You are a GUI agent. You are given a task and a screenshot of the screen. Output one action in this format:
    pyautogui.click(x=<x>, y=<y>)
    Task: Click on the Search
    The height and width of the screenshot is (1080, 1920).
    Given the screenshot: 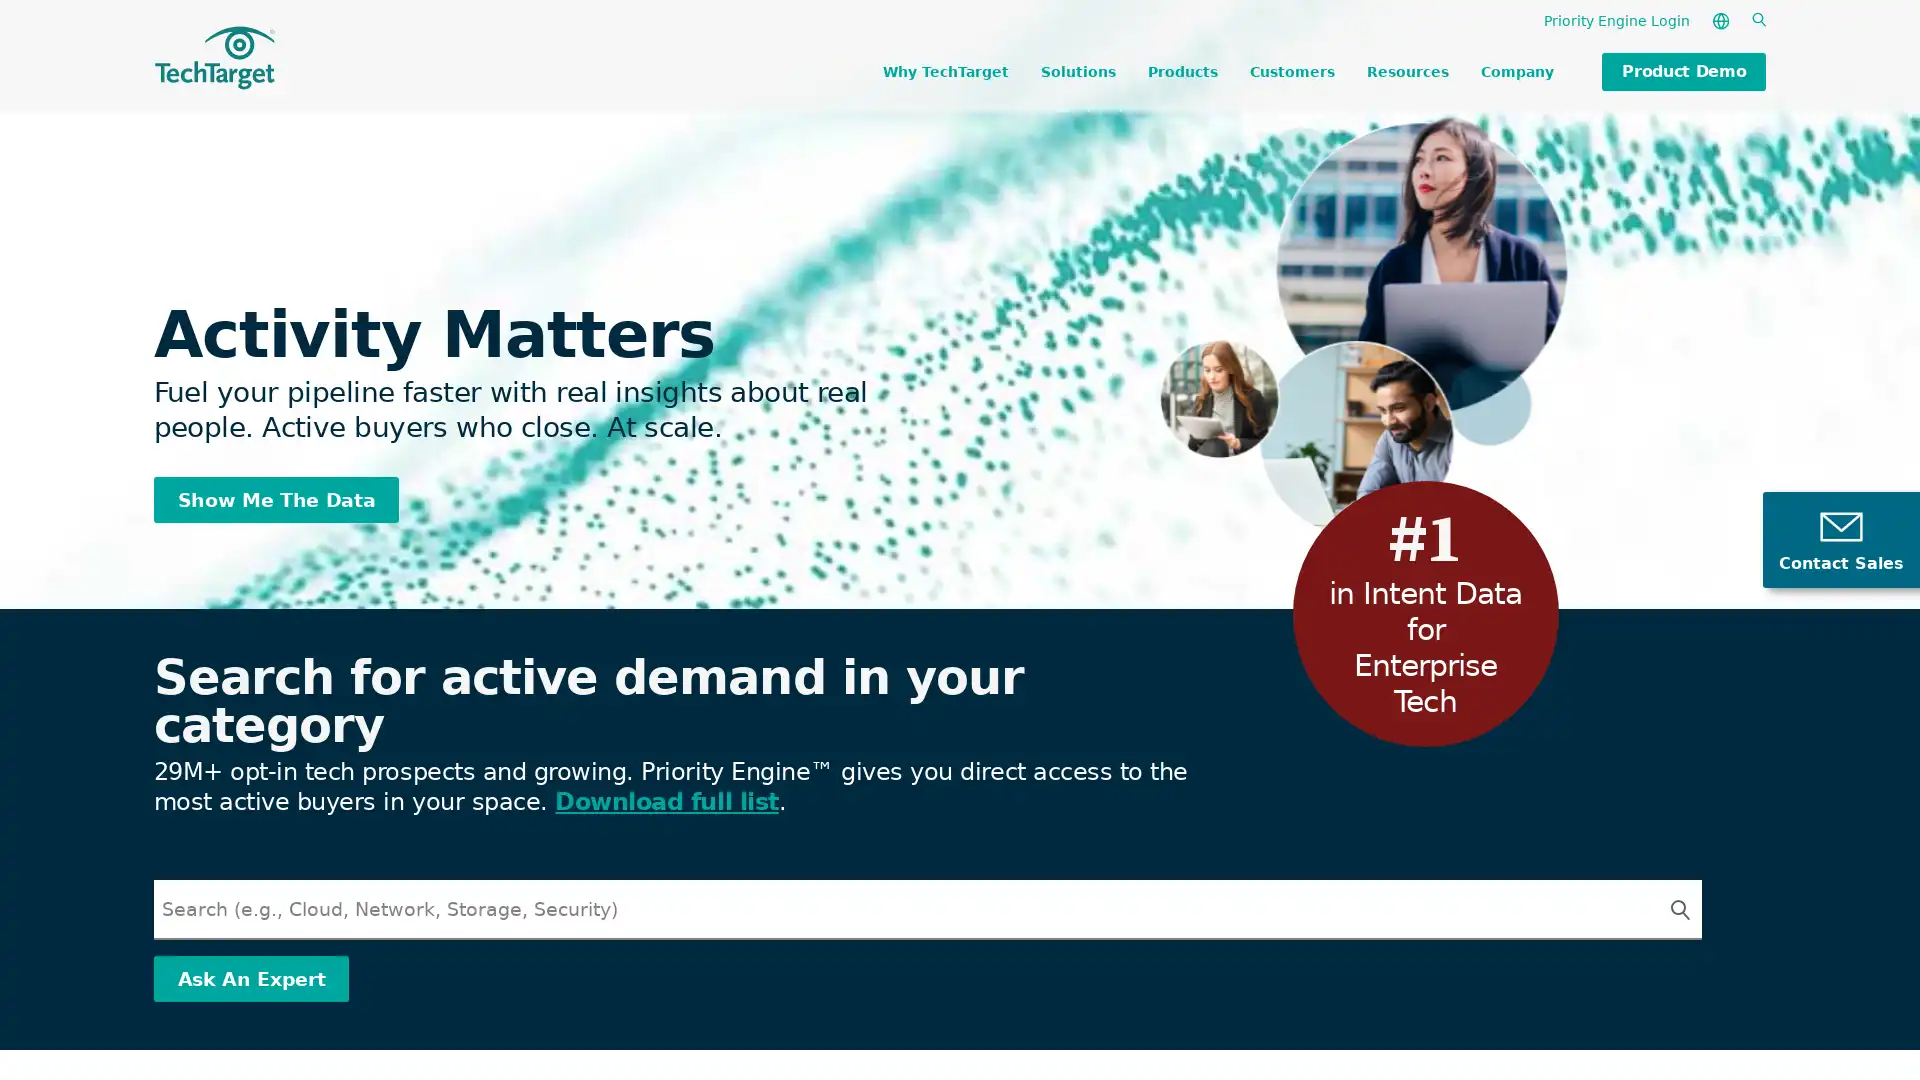 What is the action you would take?
    pyautogui.click(x=1680, y=910)
    